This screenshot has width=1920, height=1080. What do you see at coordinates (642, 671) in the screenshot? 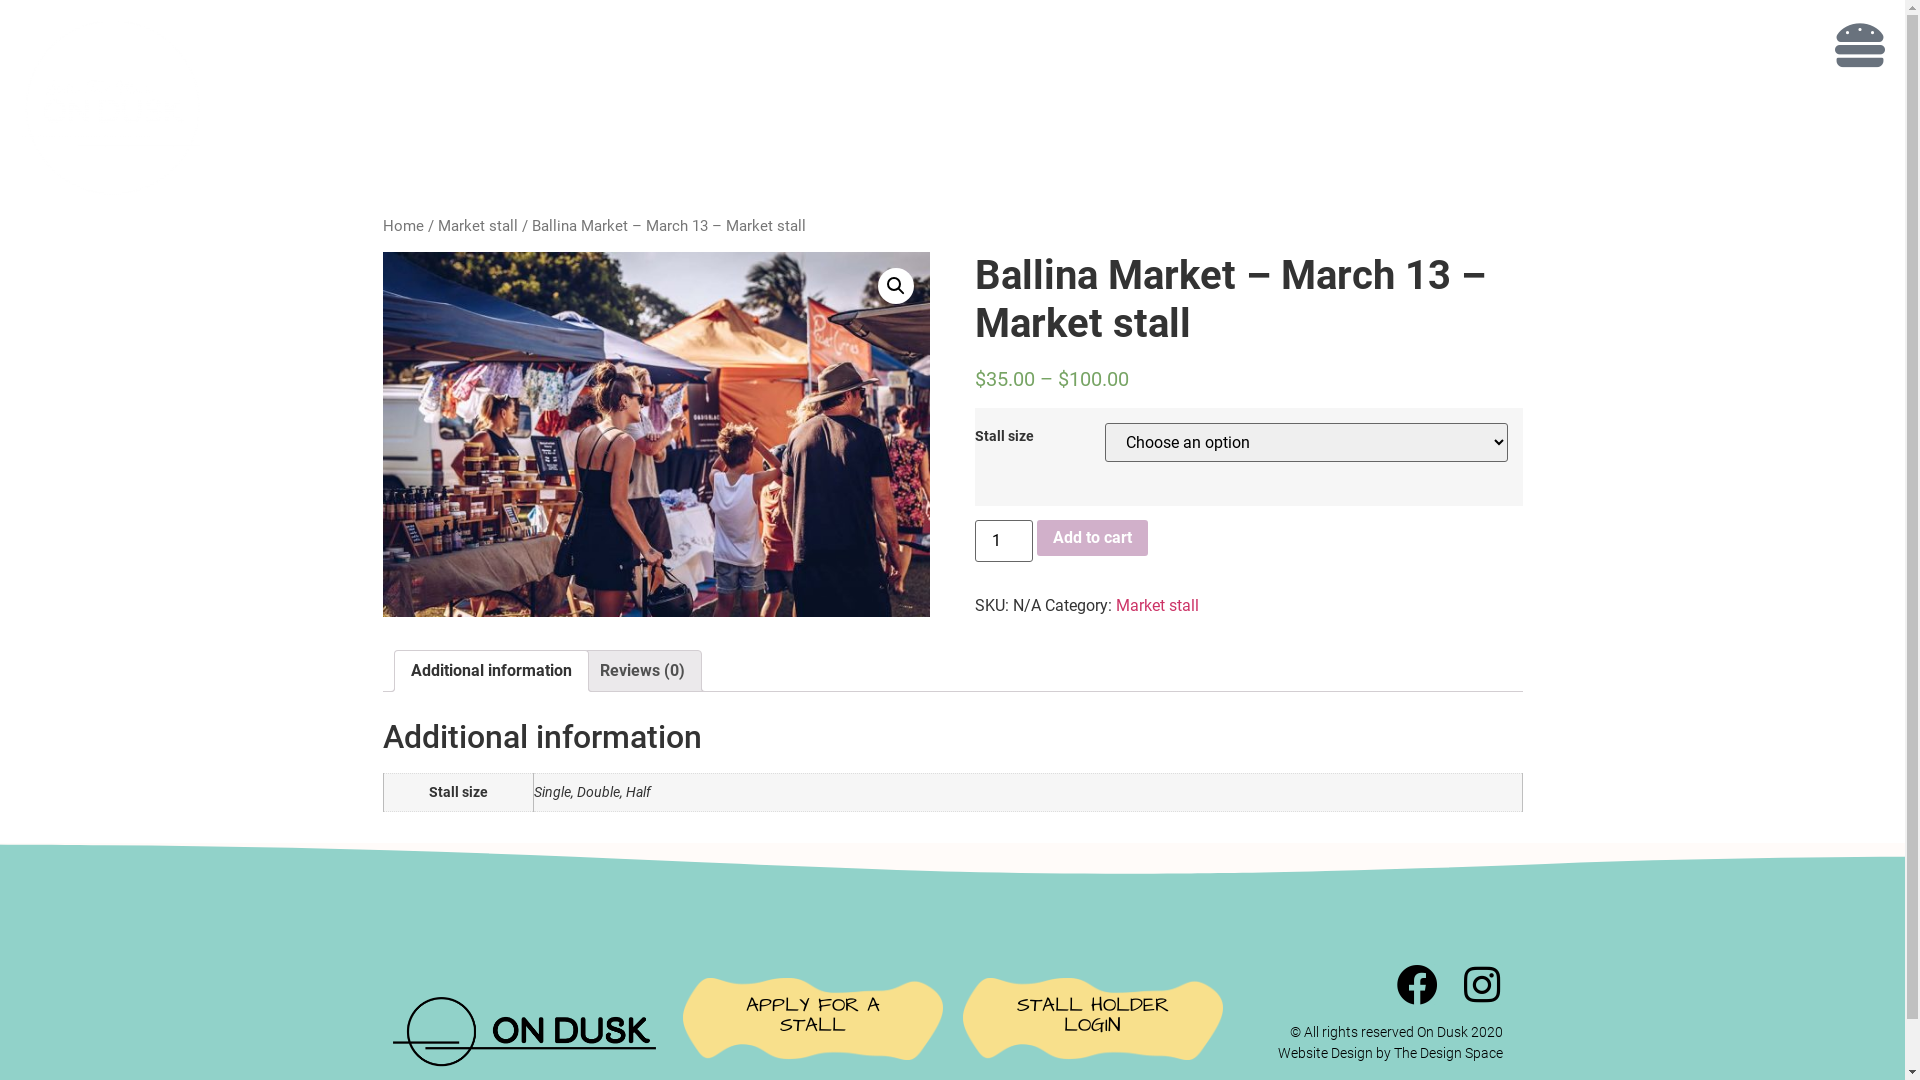
I see `'Reviews (0)'` at bounding box center [642, 671].